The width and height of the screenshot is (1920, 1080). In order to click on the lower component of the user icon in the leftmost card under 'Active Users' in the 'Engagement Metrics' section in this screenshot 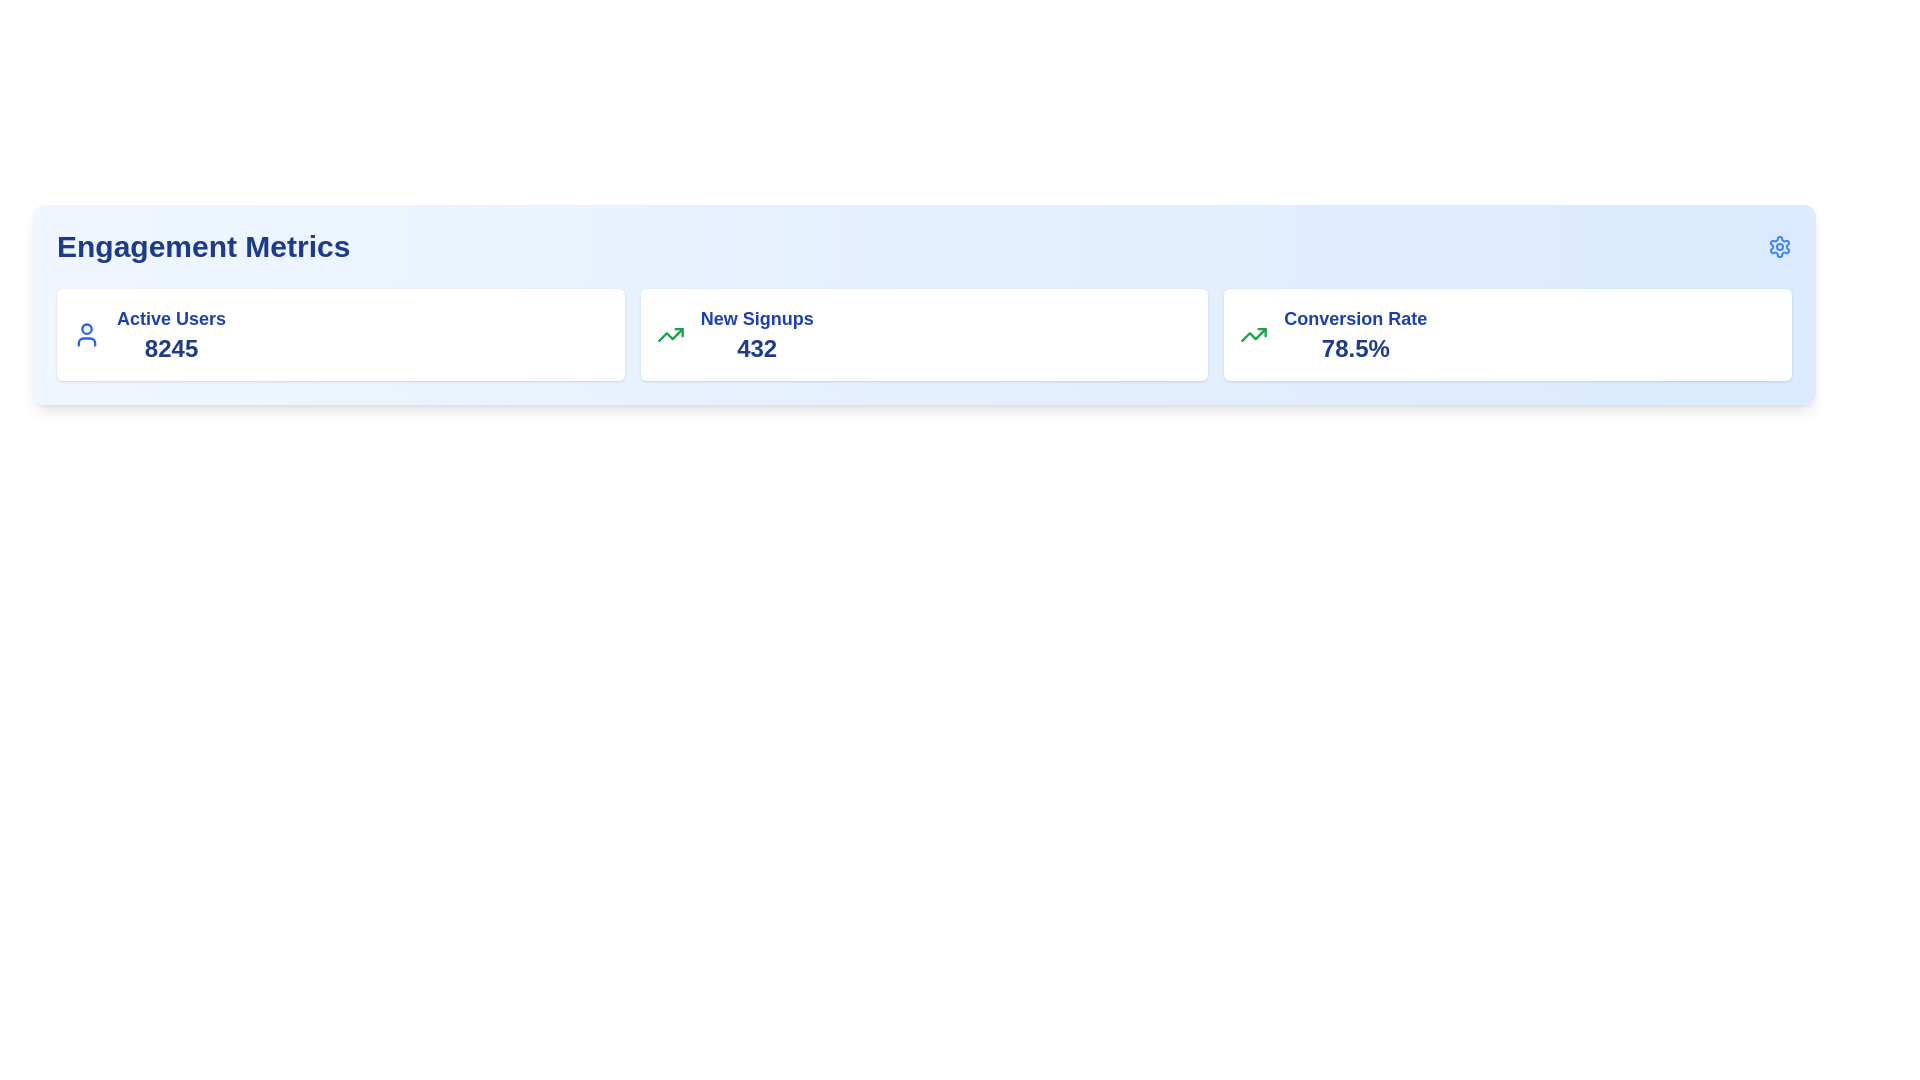, I will do `click(85, 341)`.